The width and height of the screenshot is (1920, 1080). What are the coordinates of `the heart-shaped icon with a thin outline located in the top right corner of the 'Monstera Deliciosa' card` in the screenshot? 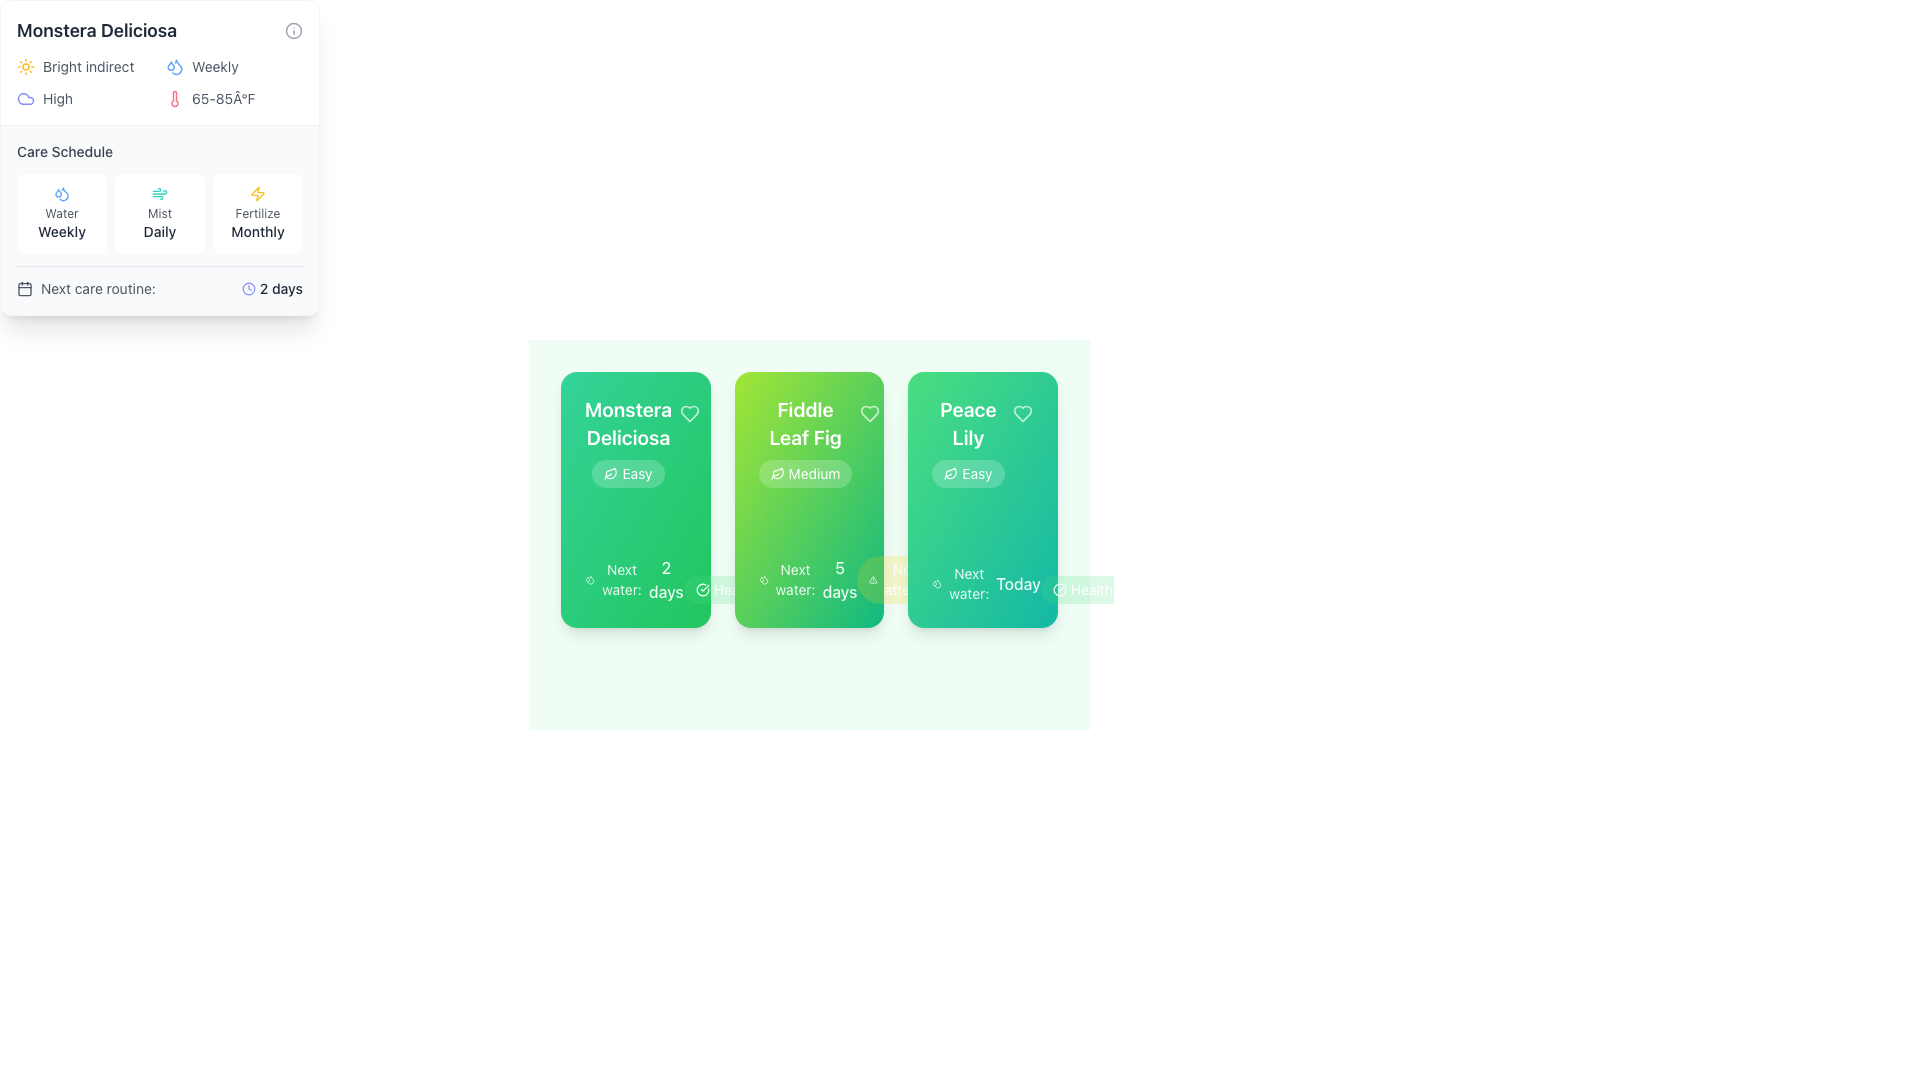 It's located at (690, 412).